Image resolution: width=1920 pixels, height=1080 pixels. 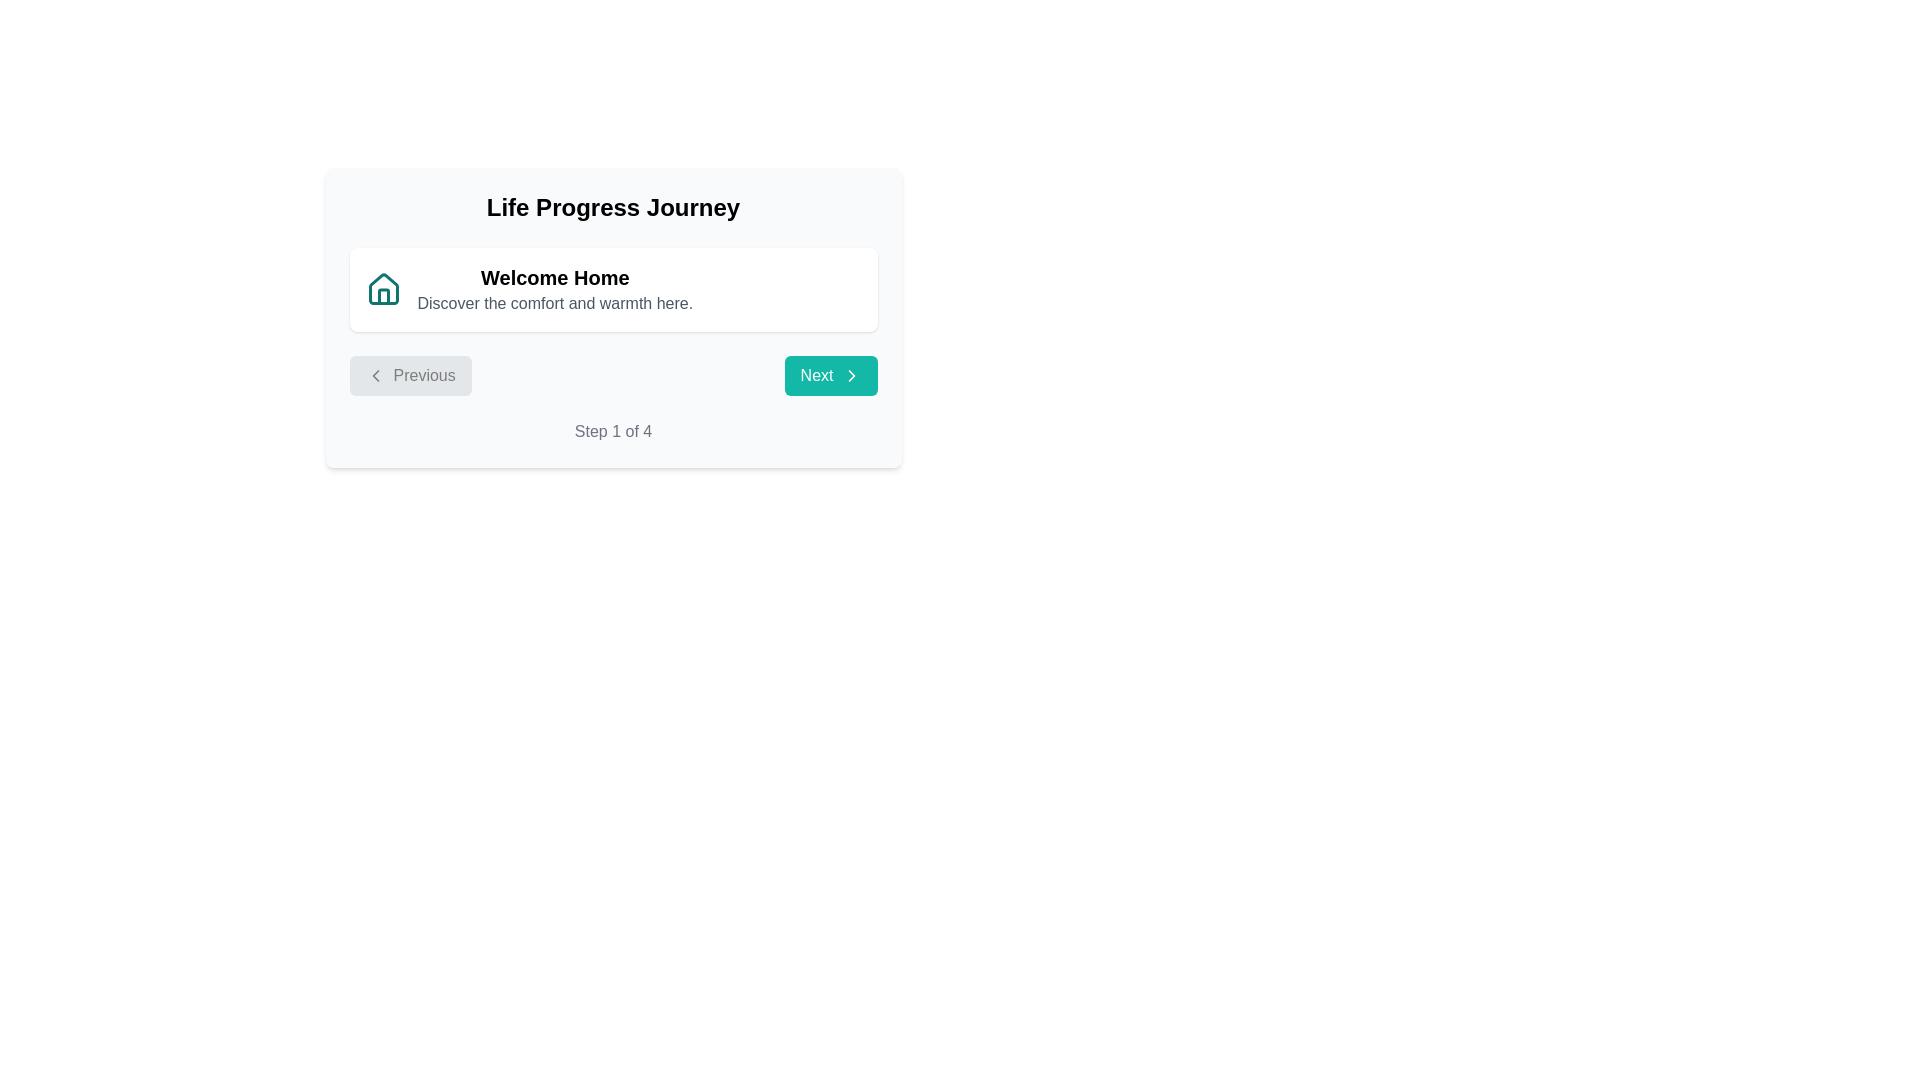 What do you see at coordinates (851, 375) in the screenshot?
I see `the visual indicator icon located at the rightmost side of the 'Next' button in the bottom-right area of the card interface` at bounding box center [851, 375].